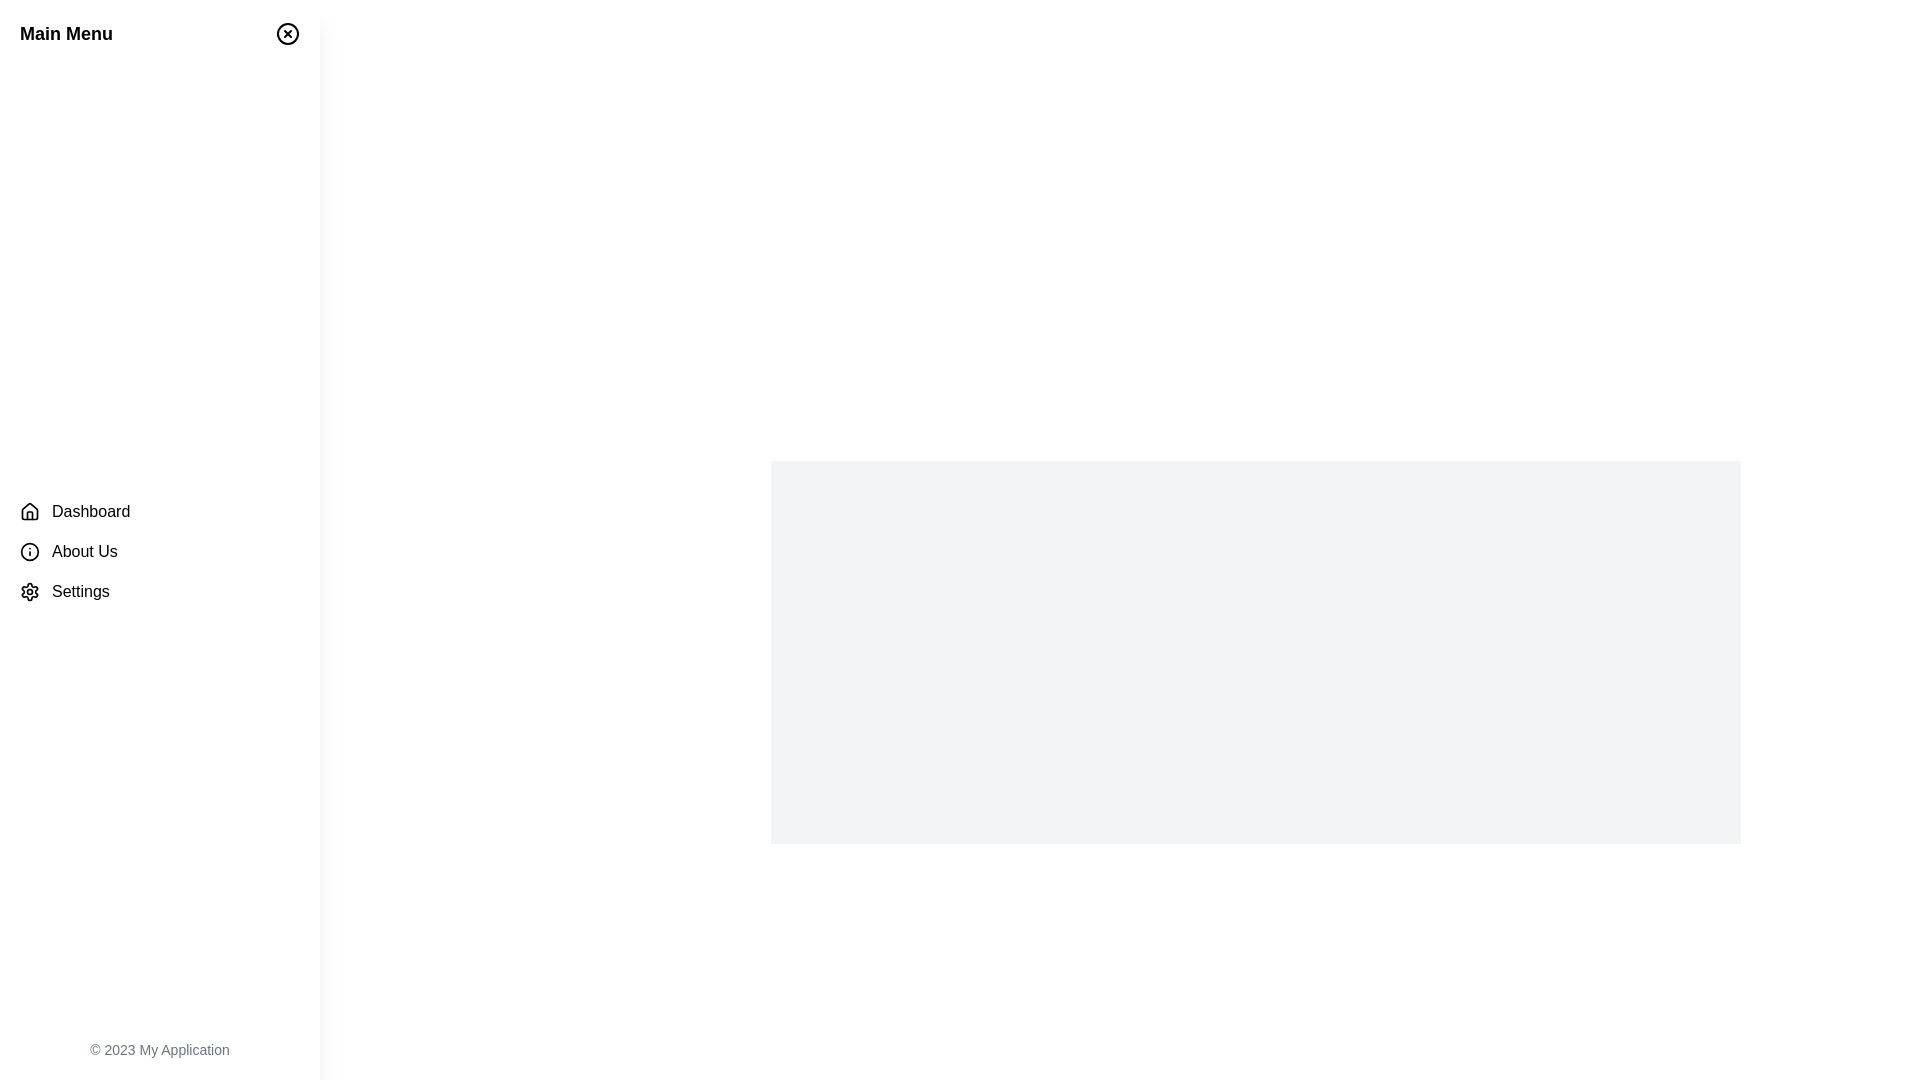 The width and height of the screenshot is (1920, 1080). Describe the element at coordinates (29, 551) in the screenshot. I see `the central circle of the 'info' icon in the vertical navigation bar, located to the left of the 'About Us' menu option` at that location.